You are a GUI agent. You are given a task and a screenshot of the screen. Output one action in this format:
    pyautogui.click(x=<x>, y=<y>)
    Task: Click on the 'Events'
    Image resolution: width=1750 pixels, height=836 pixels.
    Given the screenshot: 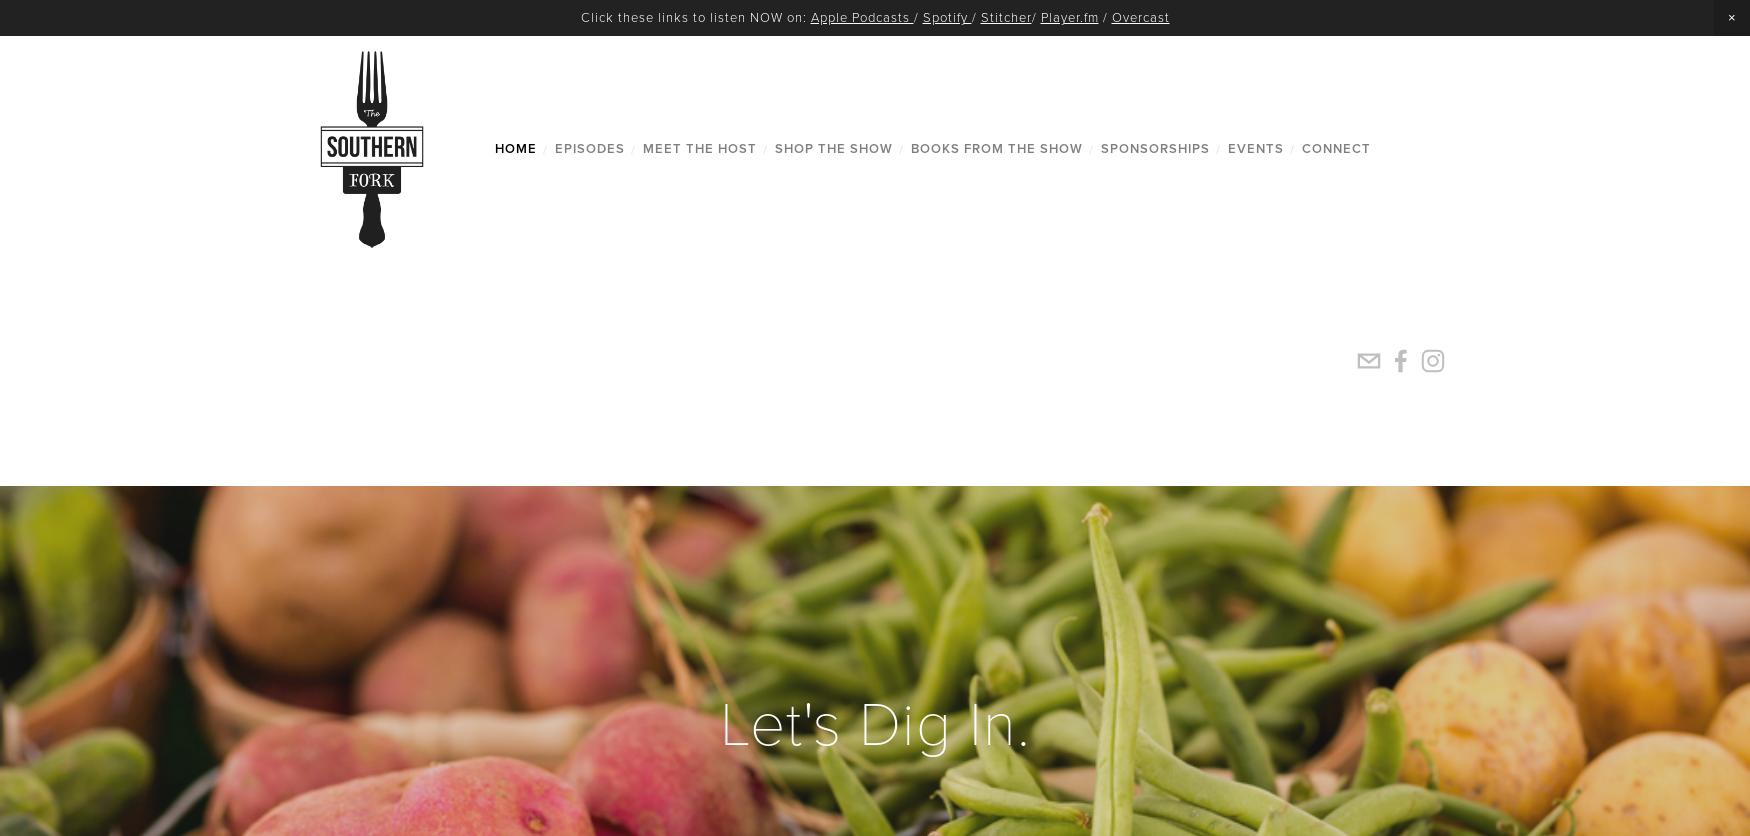 What is the action you would take?
    pyautogui.click(x=1253, y=147)
    